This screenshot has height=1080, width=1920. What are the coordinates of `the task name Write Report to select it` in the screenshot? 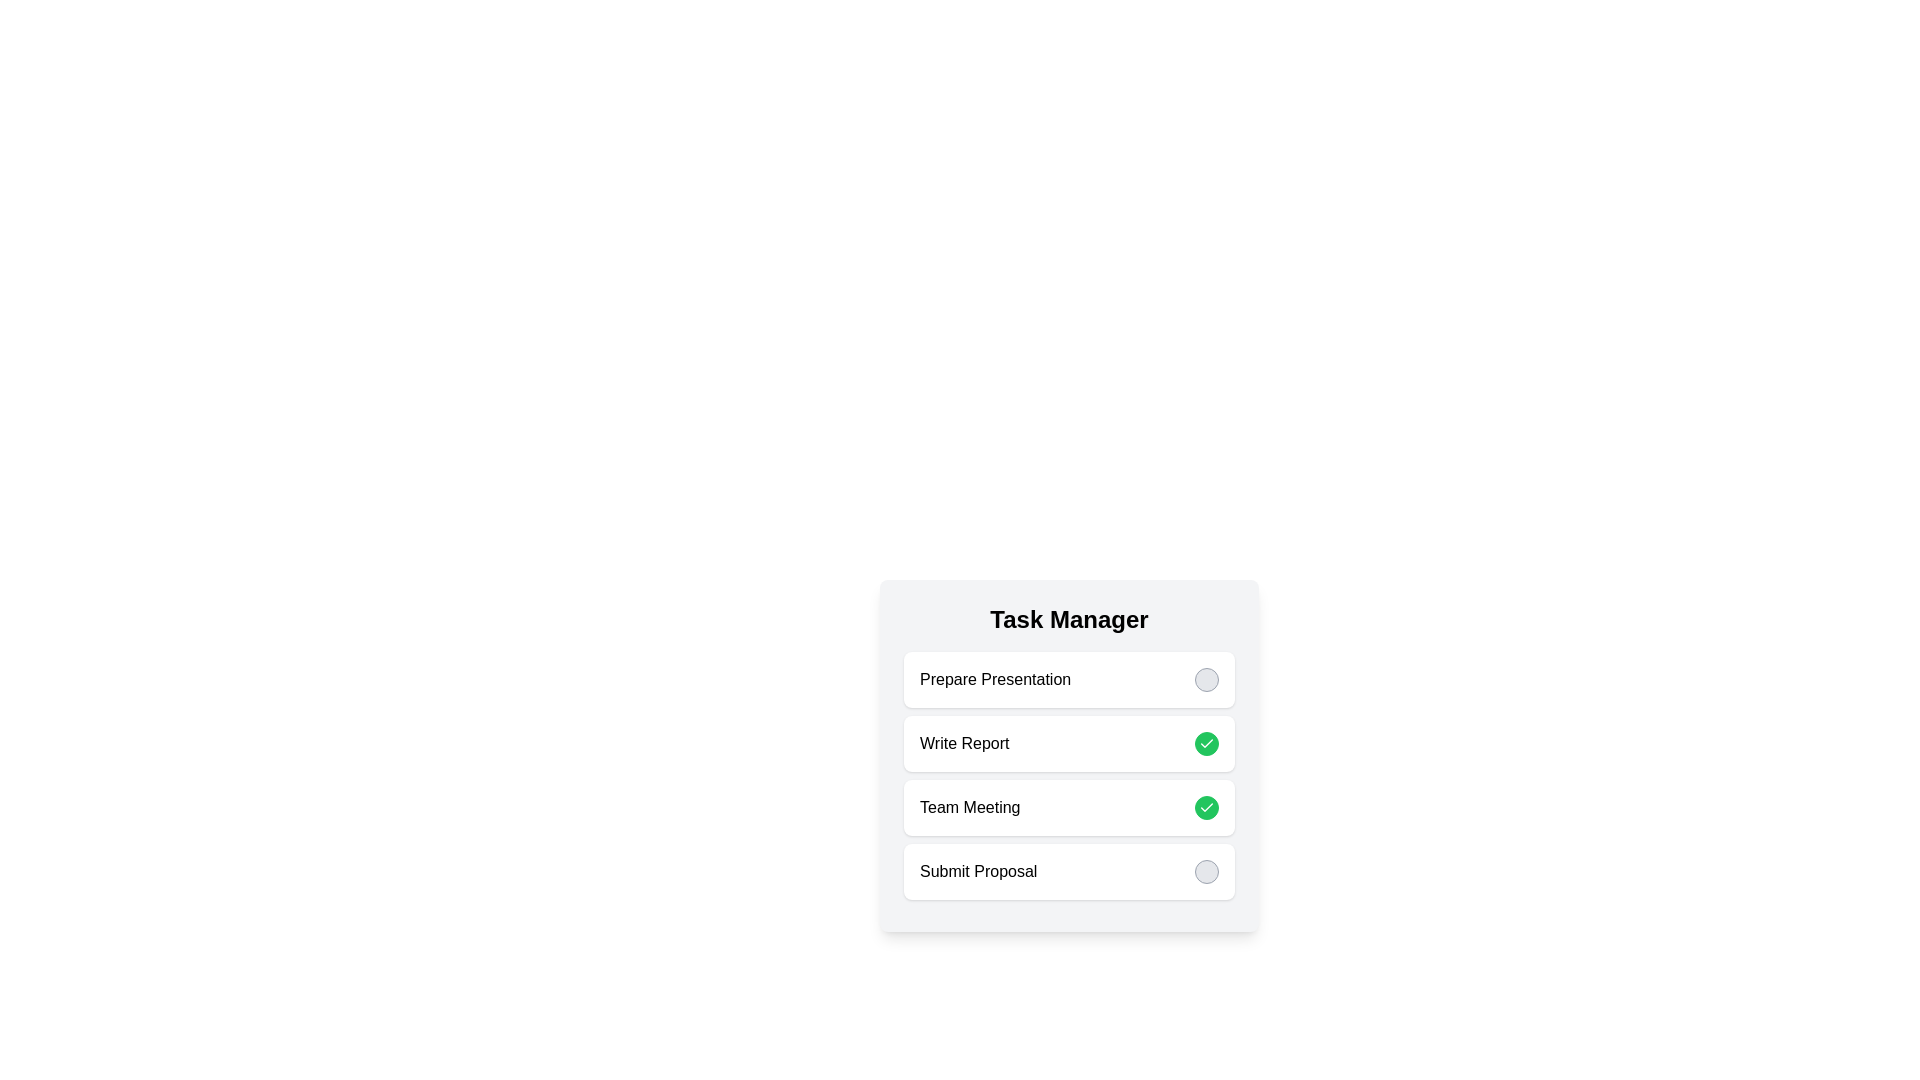 It's located at (964, 744).